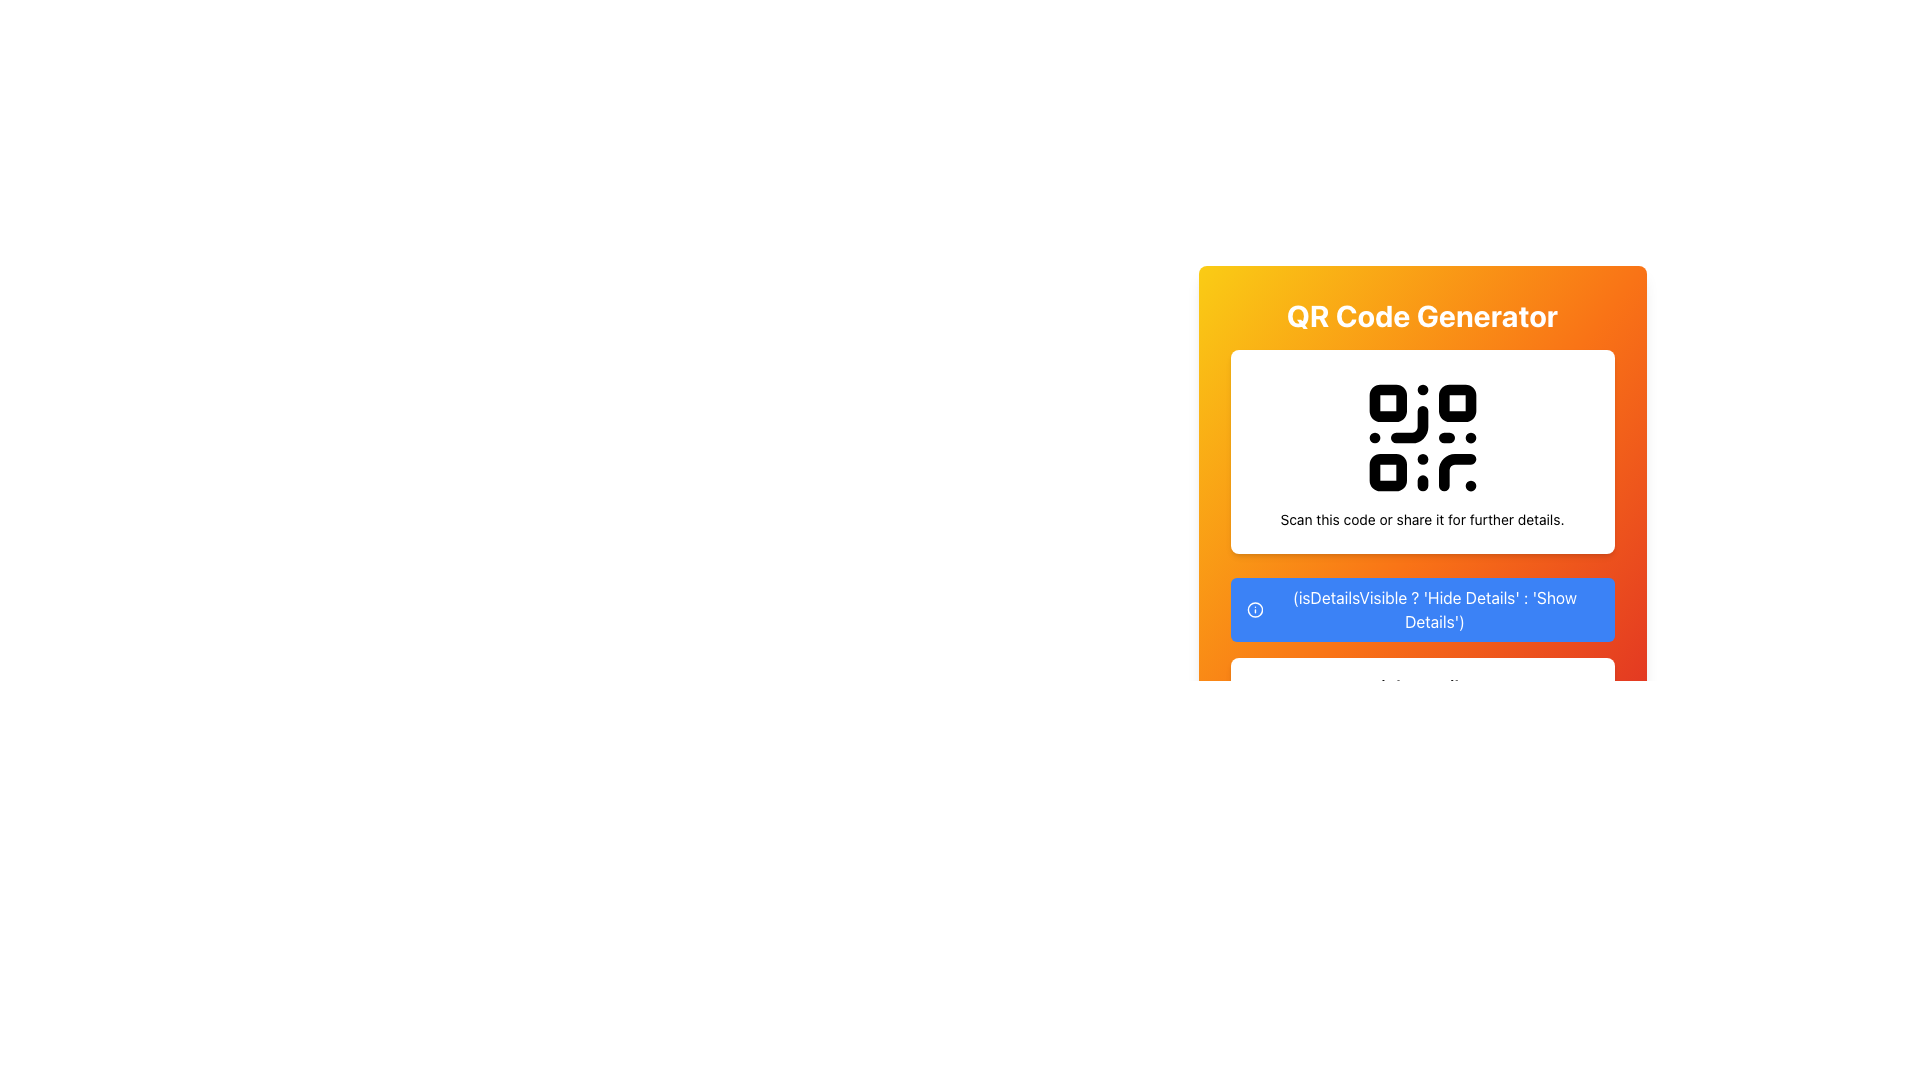  Describe the element at coordinates (1421, 437) in the screenshot. I see `the QR Code graphic located at the center of the white rectangular card, which is positioned below the heading 'QR Code Generator'` at that location.